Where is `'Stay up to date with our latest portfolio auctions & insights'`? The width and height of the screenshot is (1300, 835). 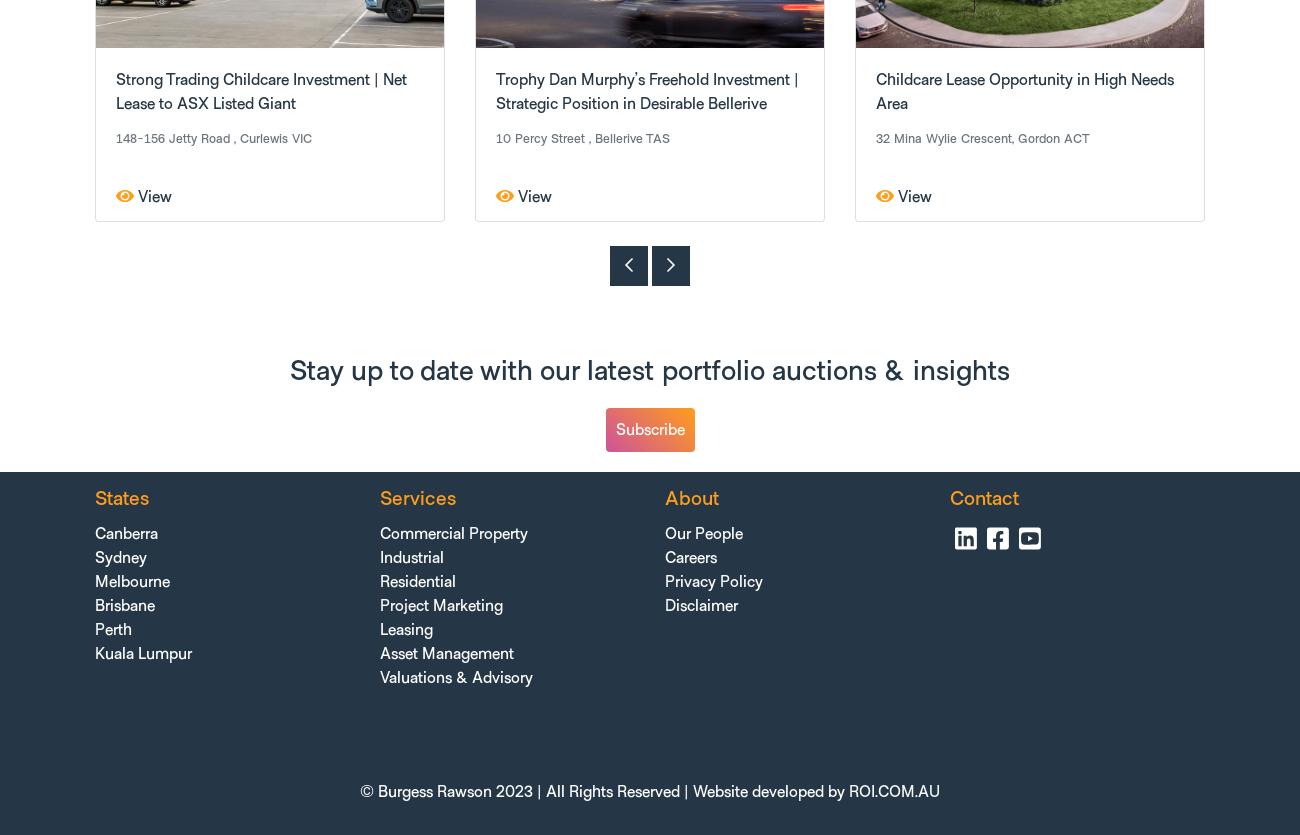
'Stay up to date with our latest portfolio auctions & insights' is located at coordinates (650, 371).